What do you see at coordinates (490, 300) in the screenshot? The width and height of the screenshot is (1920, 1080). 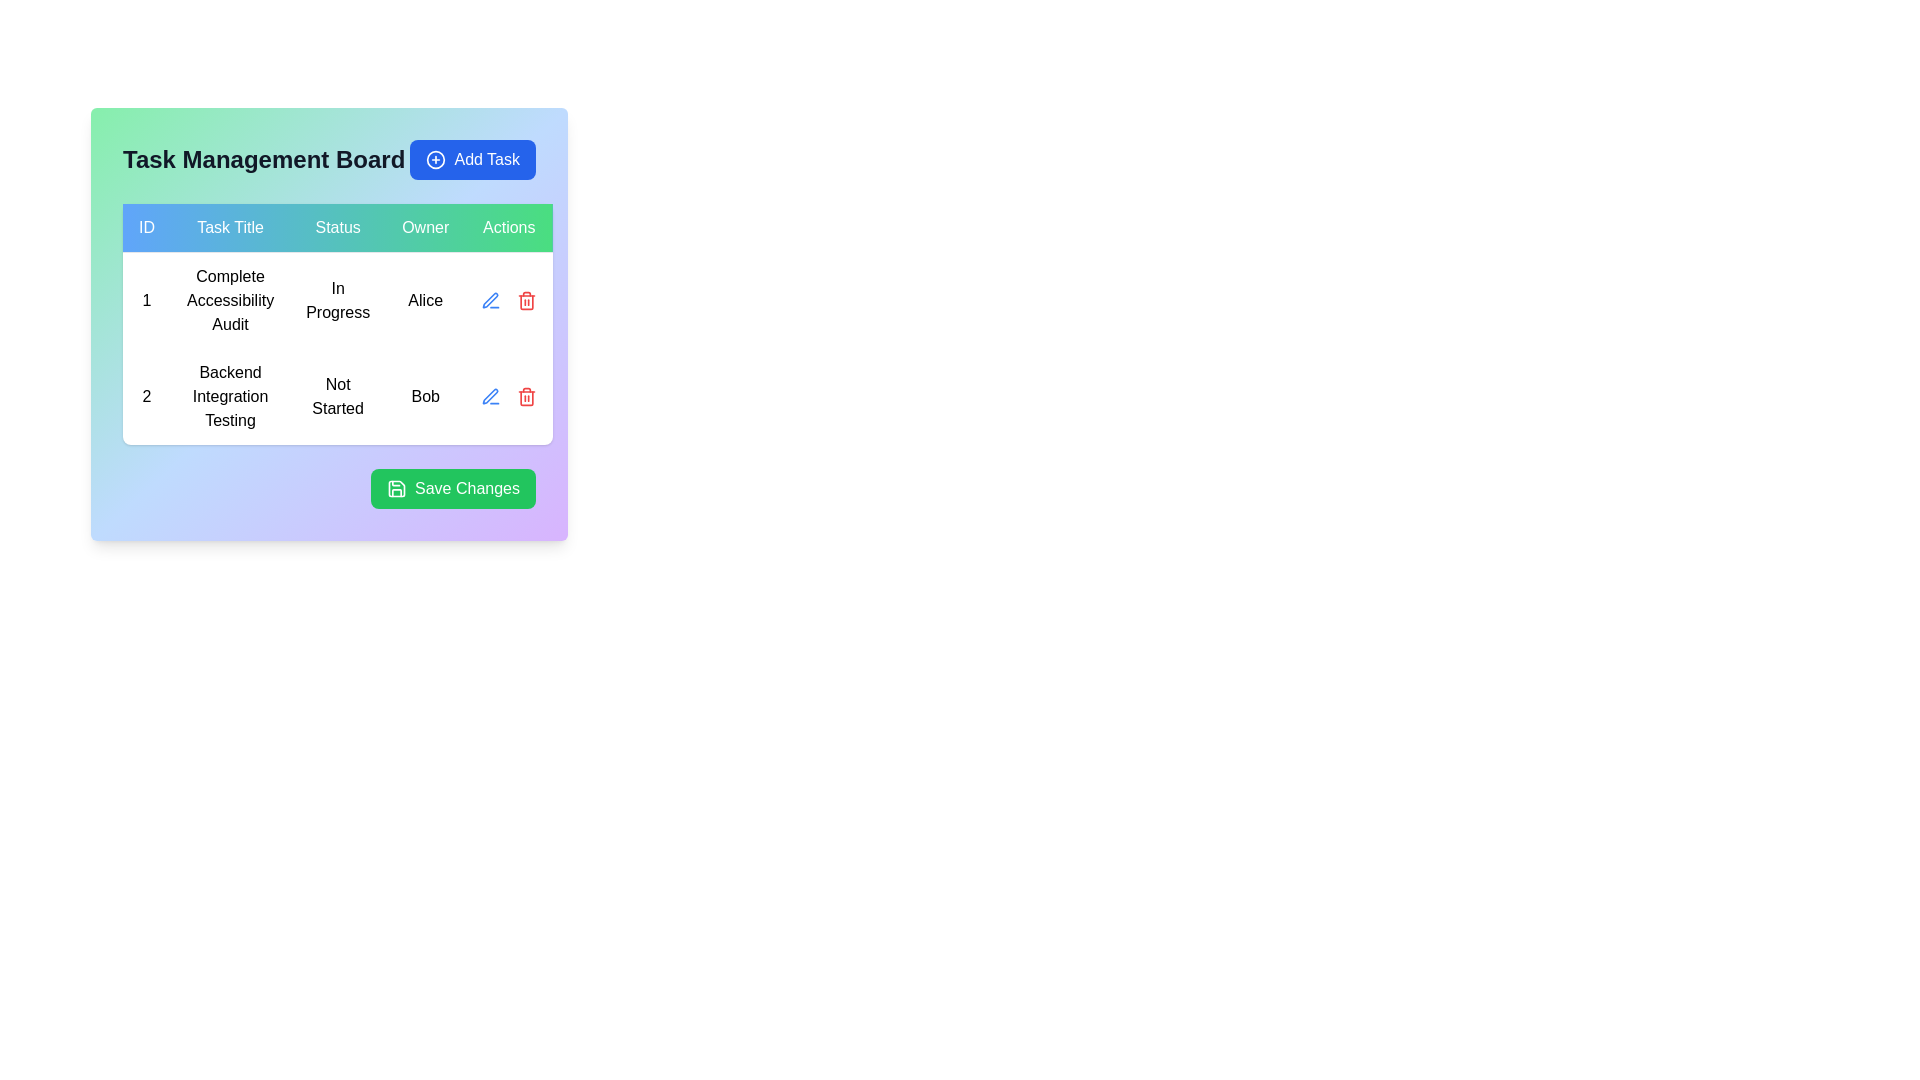 I see `the Edit icon button located in the Actions column next to the trash can icon for the task titled 'Complete Accessibility Audit' to initiate editing` at bounding box center [490, 300].